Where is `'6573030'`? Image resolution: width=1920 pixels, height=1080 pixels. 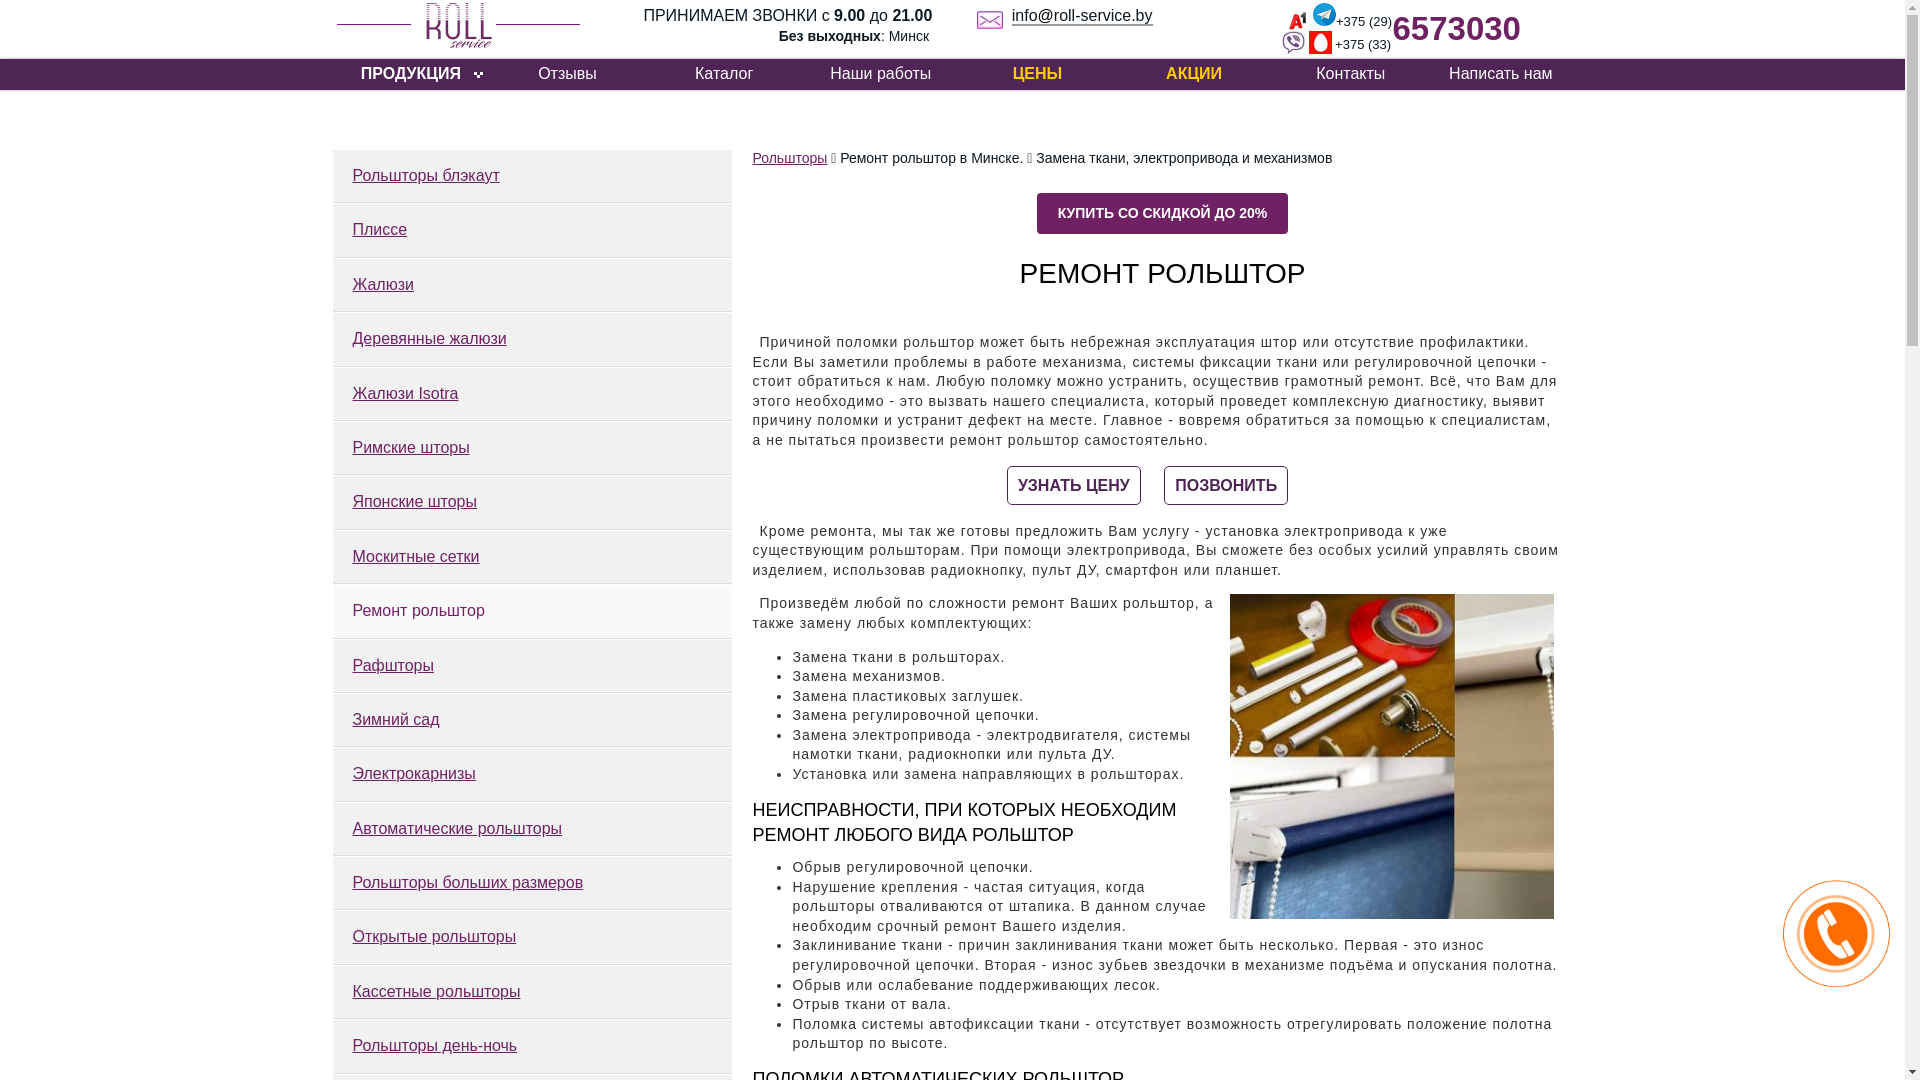 '6573030' is located at coordinates (1455, 28).